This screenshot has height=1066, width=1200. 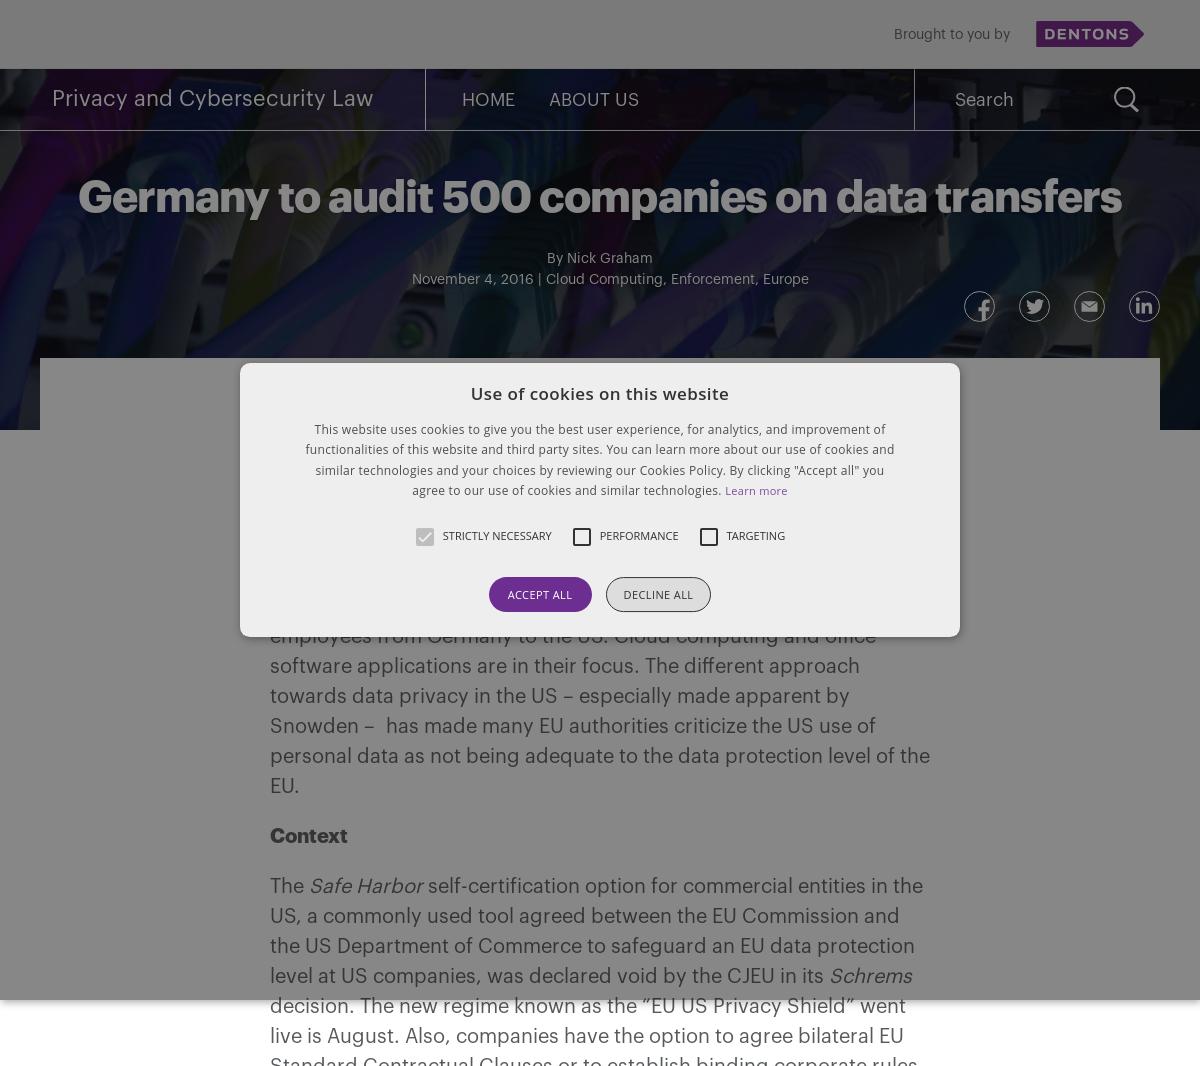 I want to click on 'Cloud Computing', so click(x=544, y=280).